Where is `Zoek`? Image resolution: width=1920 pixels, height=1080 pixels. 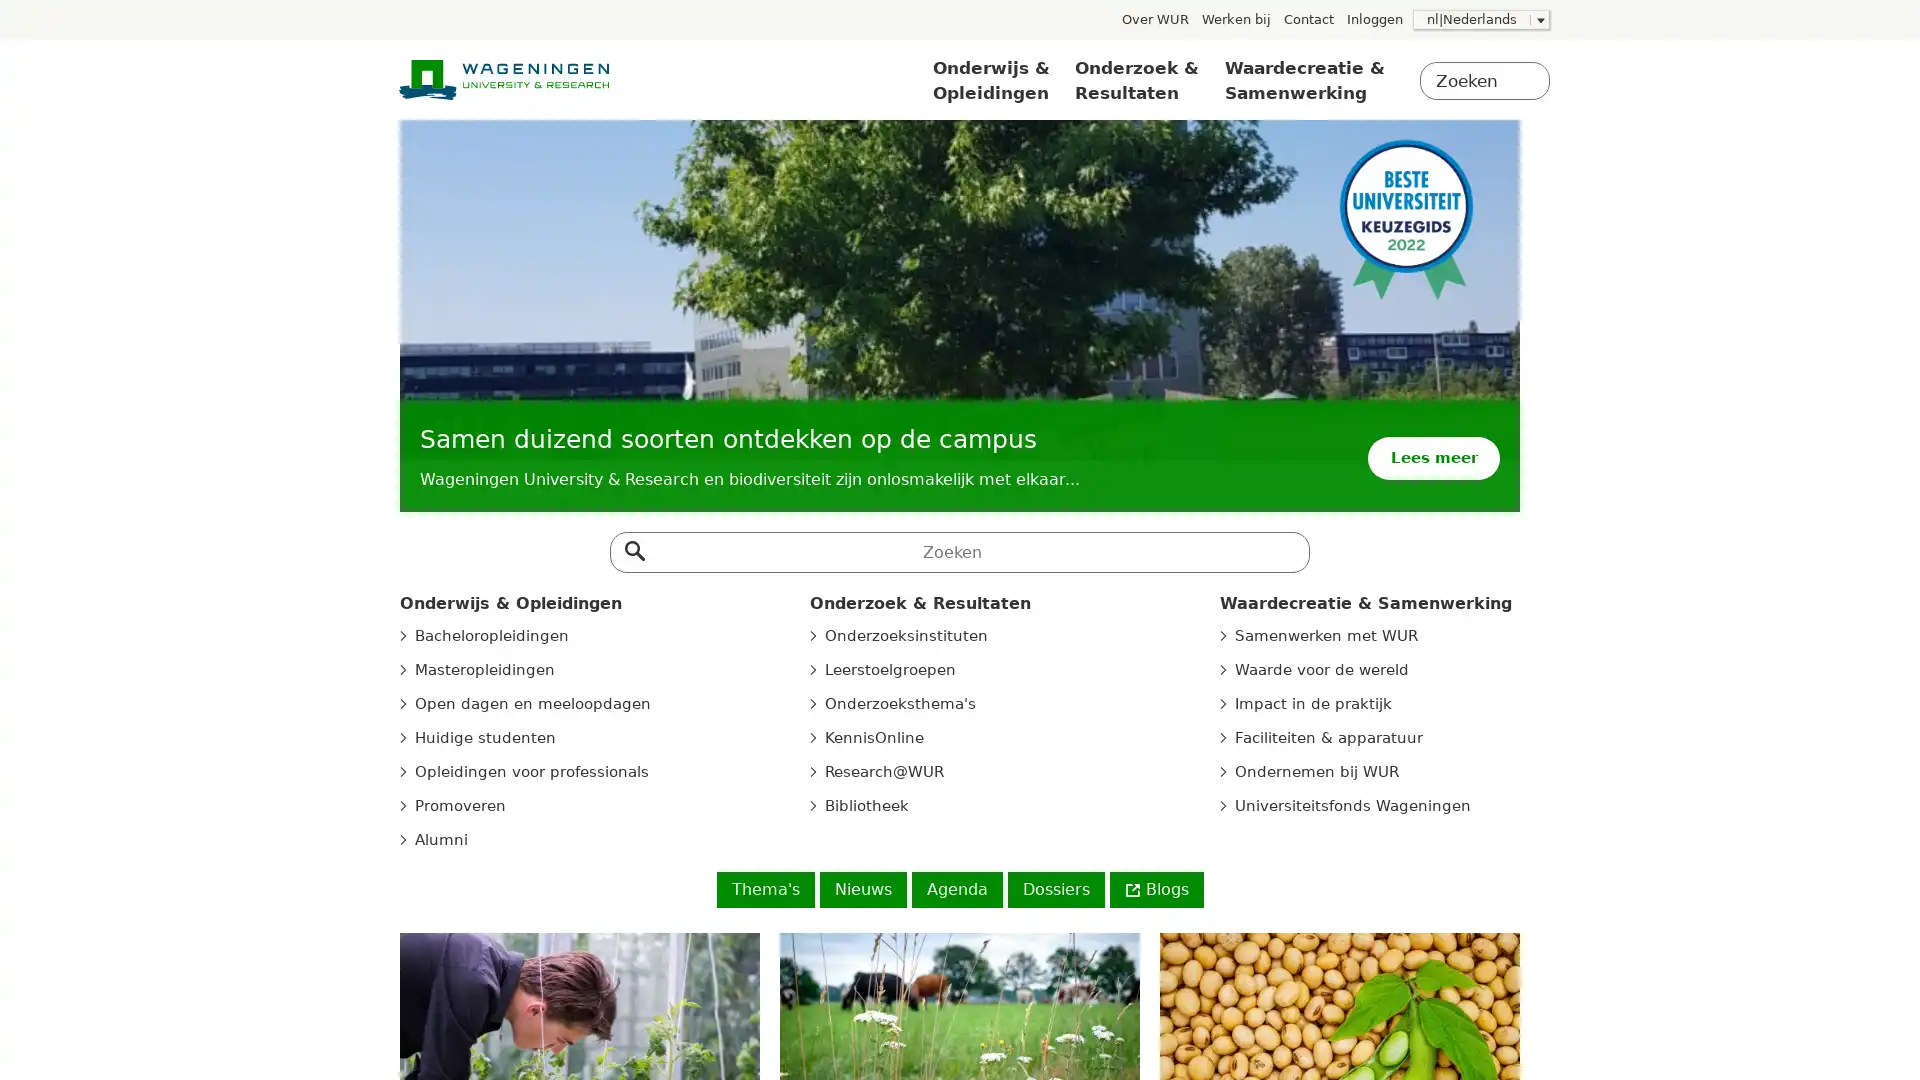 Zoek is located at coordinates (1524, 83).